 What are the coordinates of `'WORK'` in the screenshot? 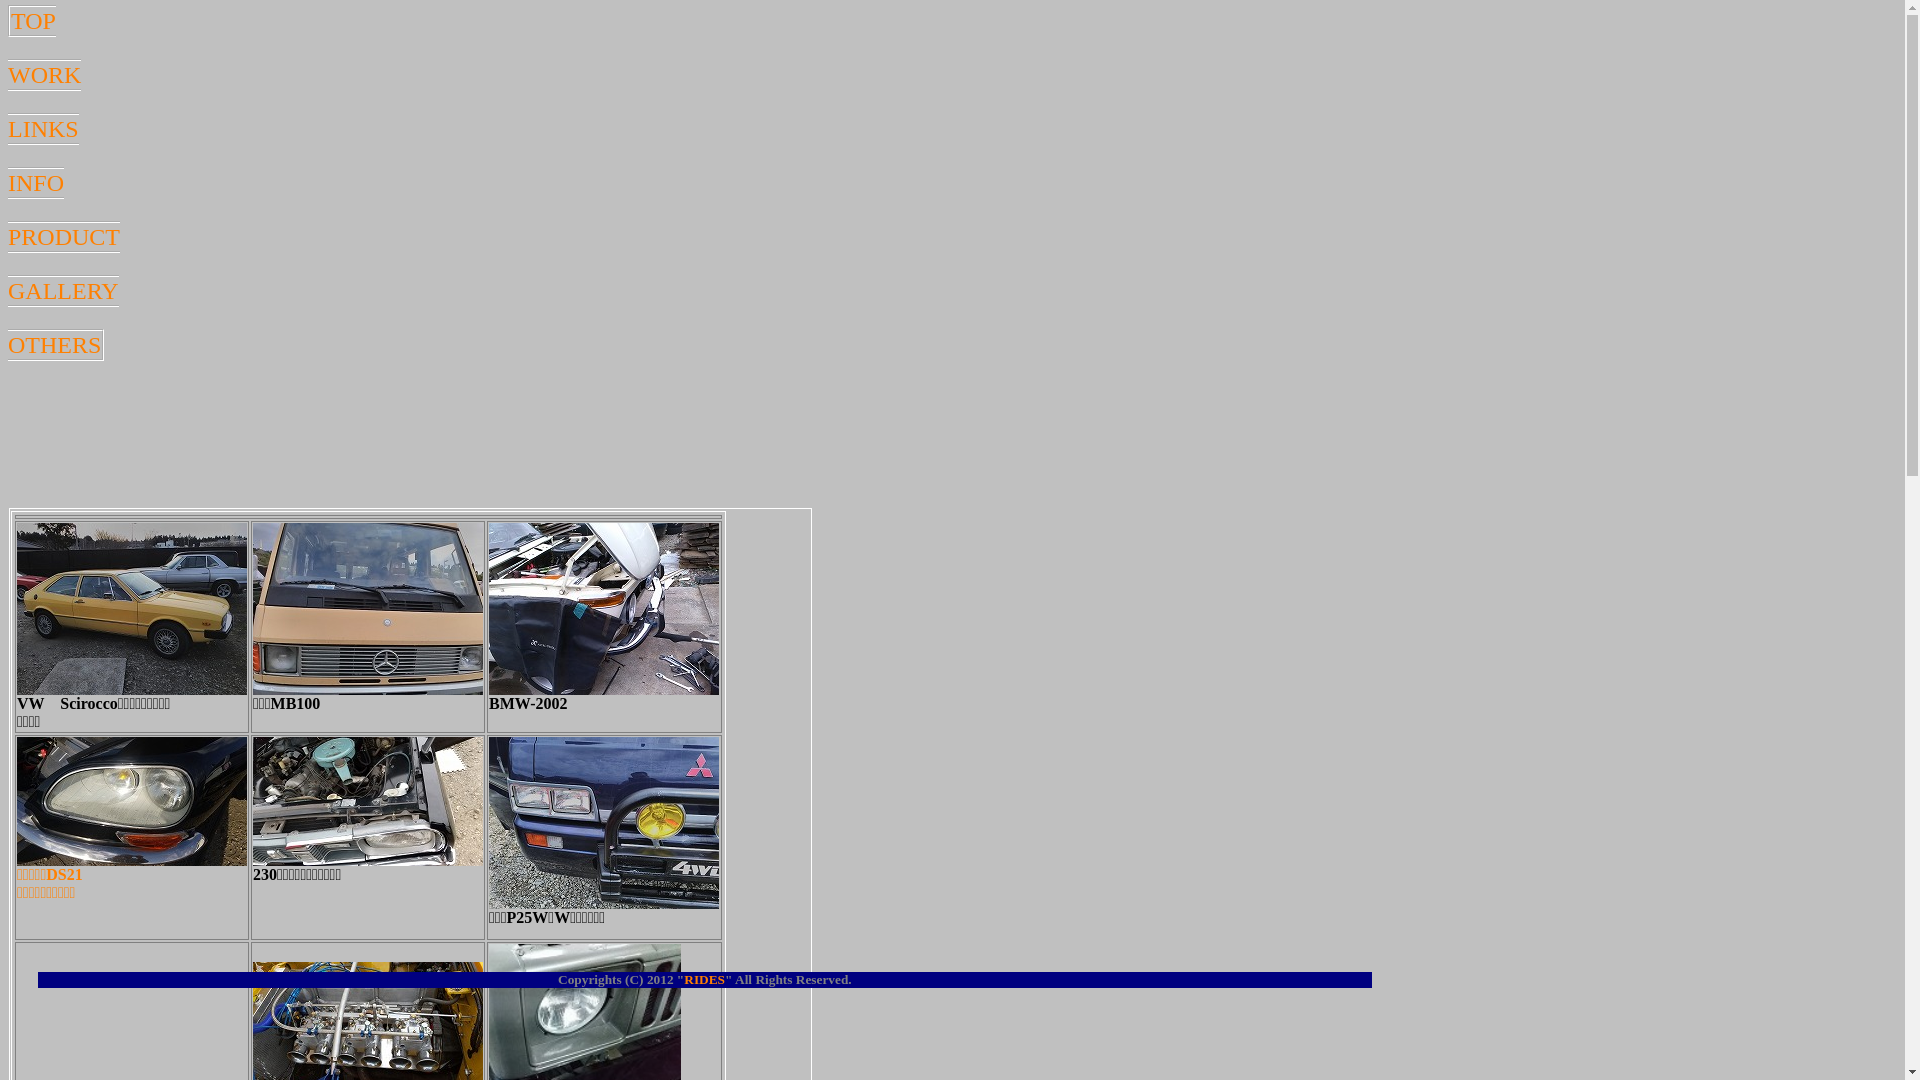 It's located at (44, 73).